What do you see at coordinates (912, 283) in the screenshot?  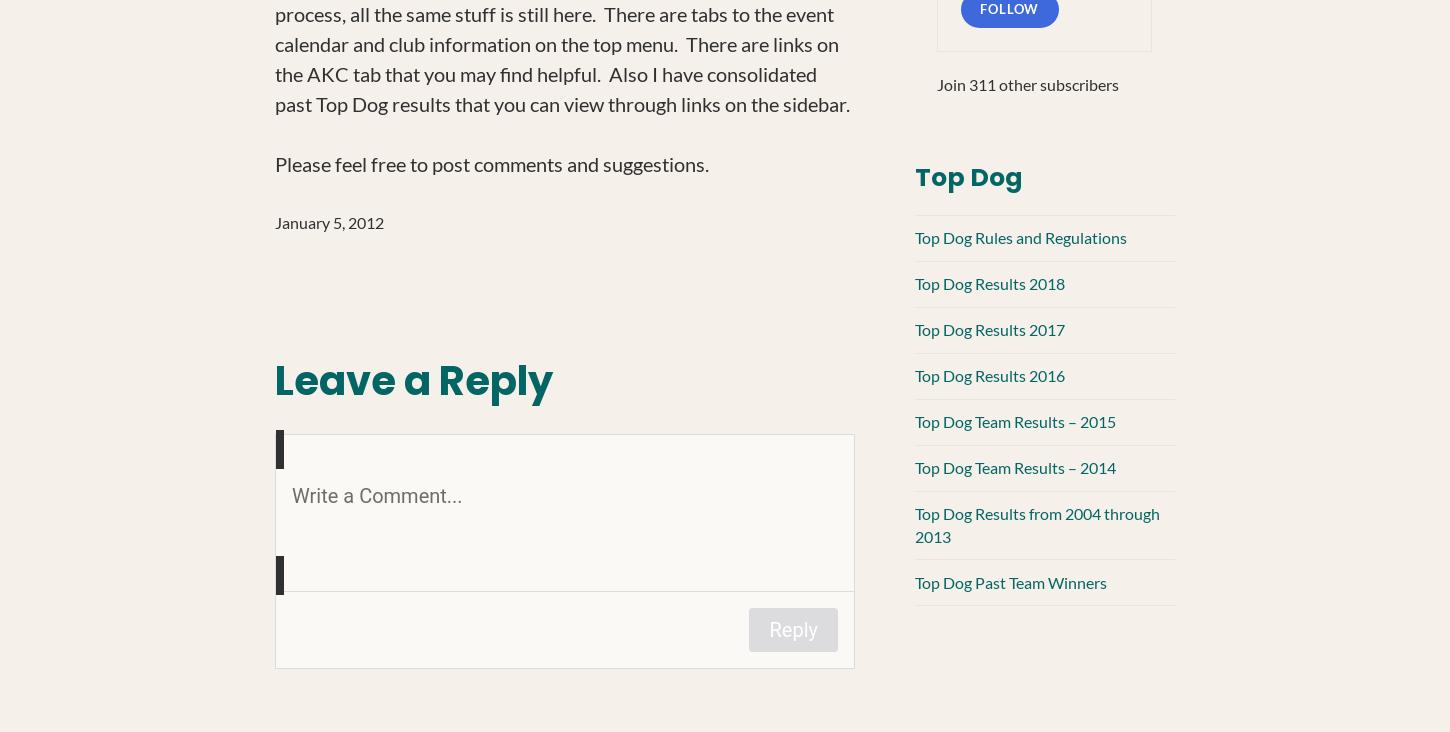 I see `'Top Dog Results 2018'` at bounding box center [912, 283].